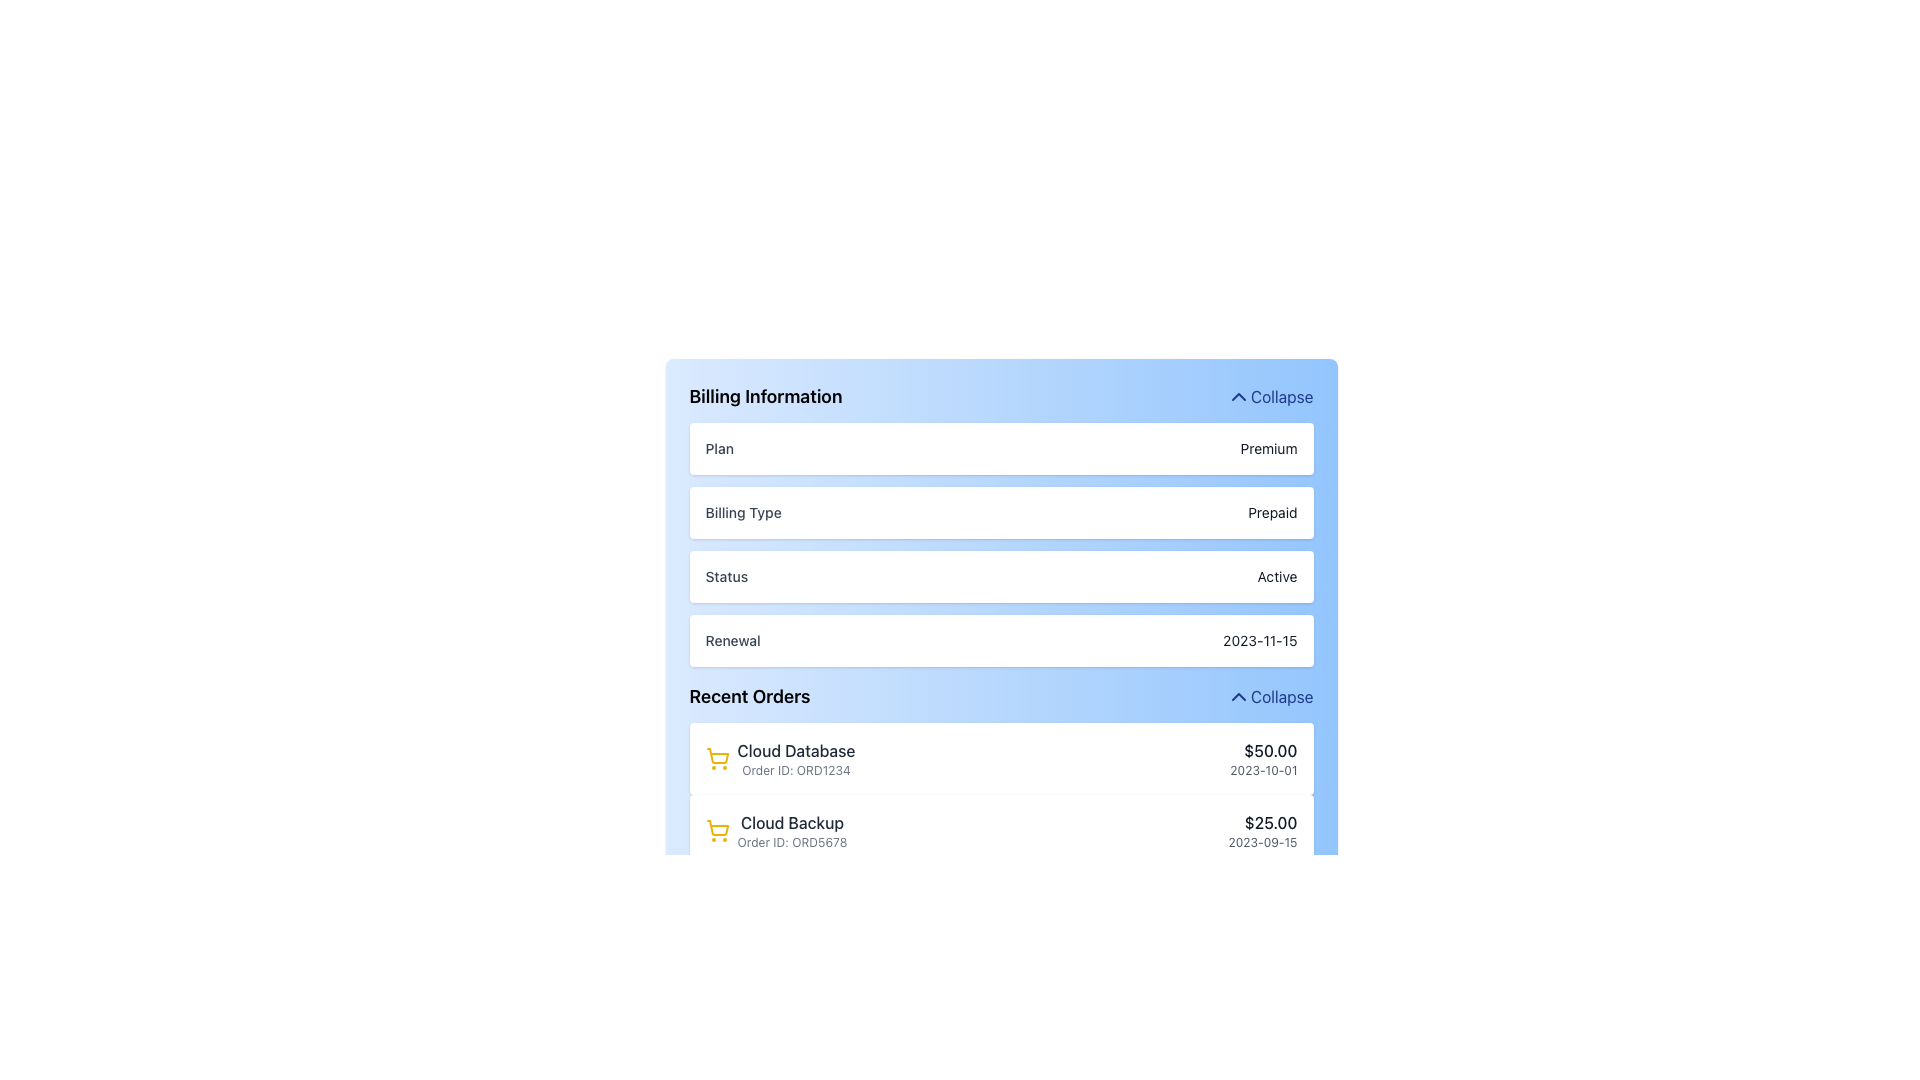 Image resolution: width=1920 pixels, height=1080 pixels. What do you see at coordinates (1001, 830) in the screenshot?
I see `the second row` at bounding box center [1001, 830].